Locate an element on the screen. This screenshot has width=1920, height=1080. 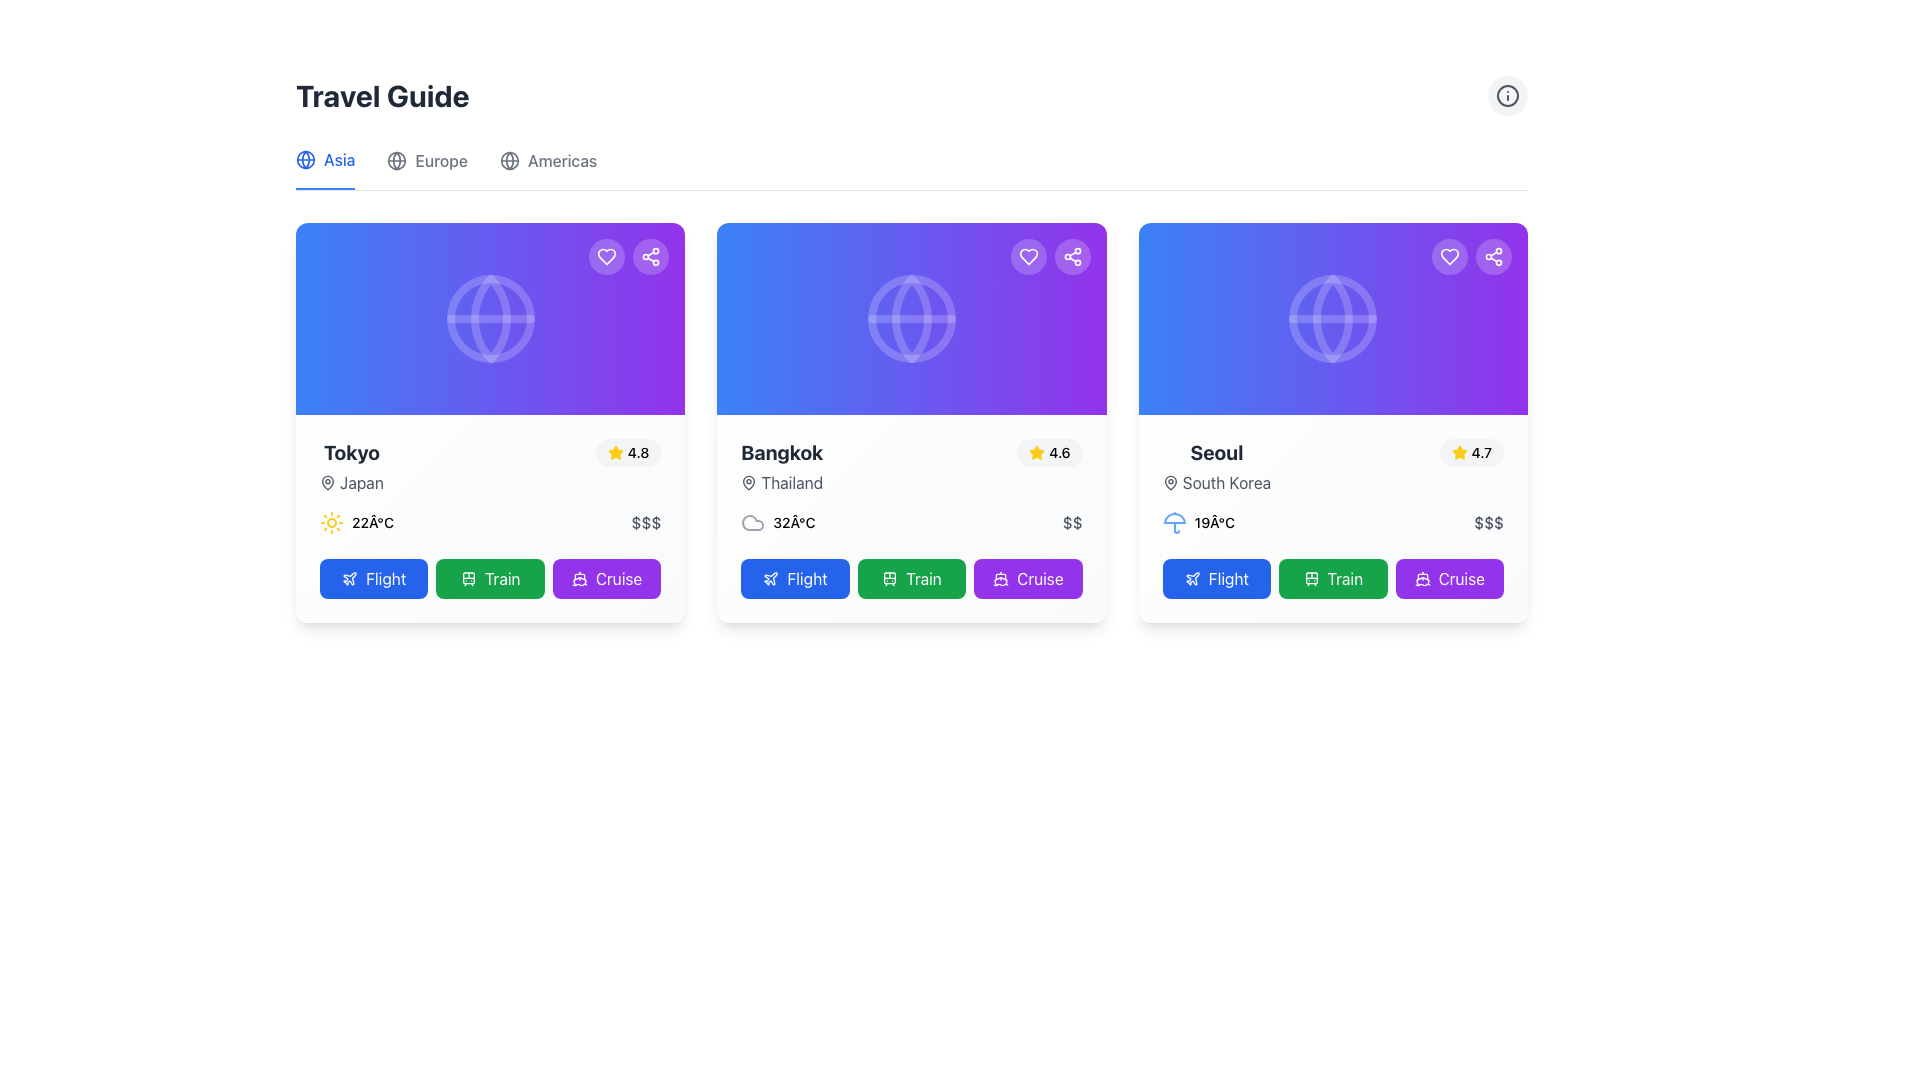
the small, circular map pin icon with a hollow center, located directly to the left of the text 'Thailand' in the Bangkok travel card is located at coordinates (748, 482).